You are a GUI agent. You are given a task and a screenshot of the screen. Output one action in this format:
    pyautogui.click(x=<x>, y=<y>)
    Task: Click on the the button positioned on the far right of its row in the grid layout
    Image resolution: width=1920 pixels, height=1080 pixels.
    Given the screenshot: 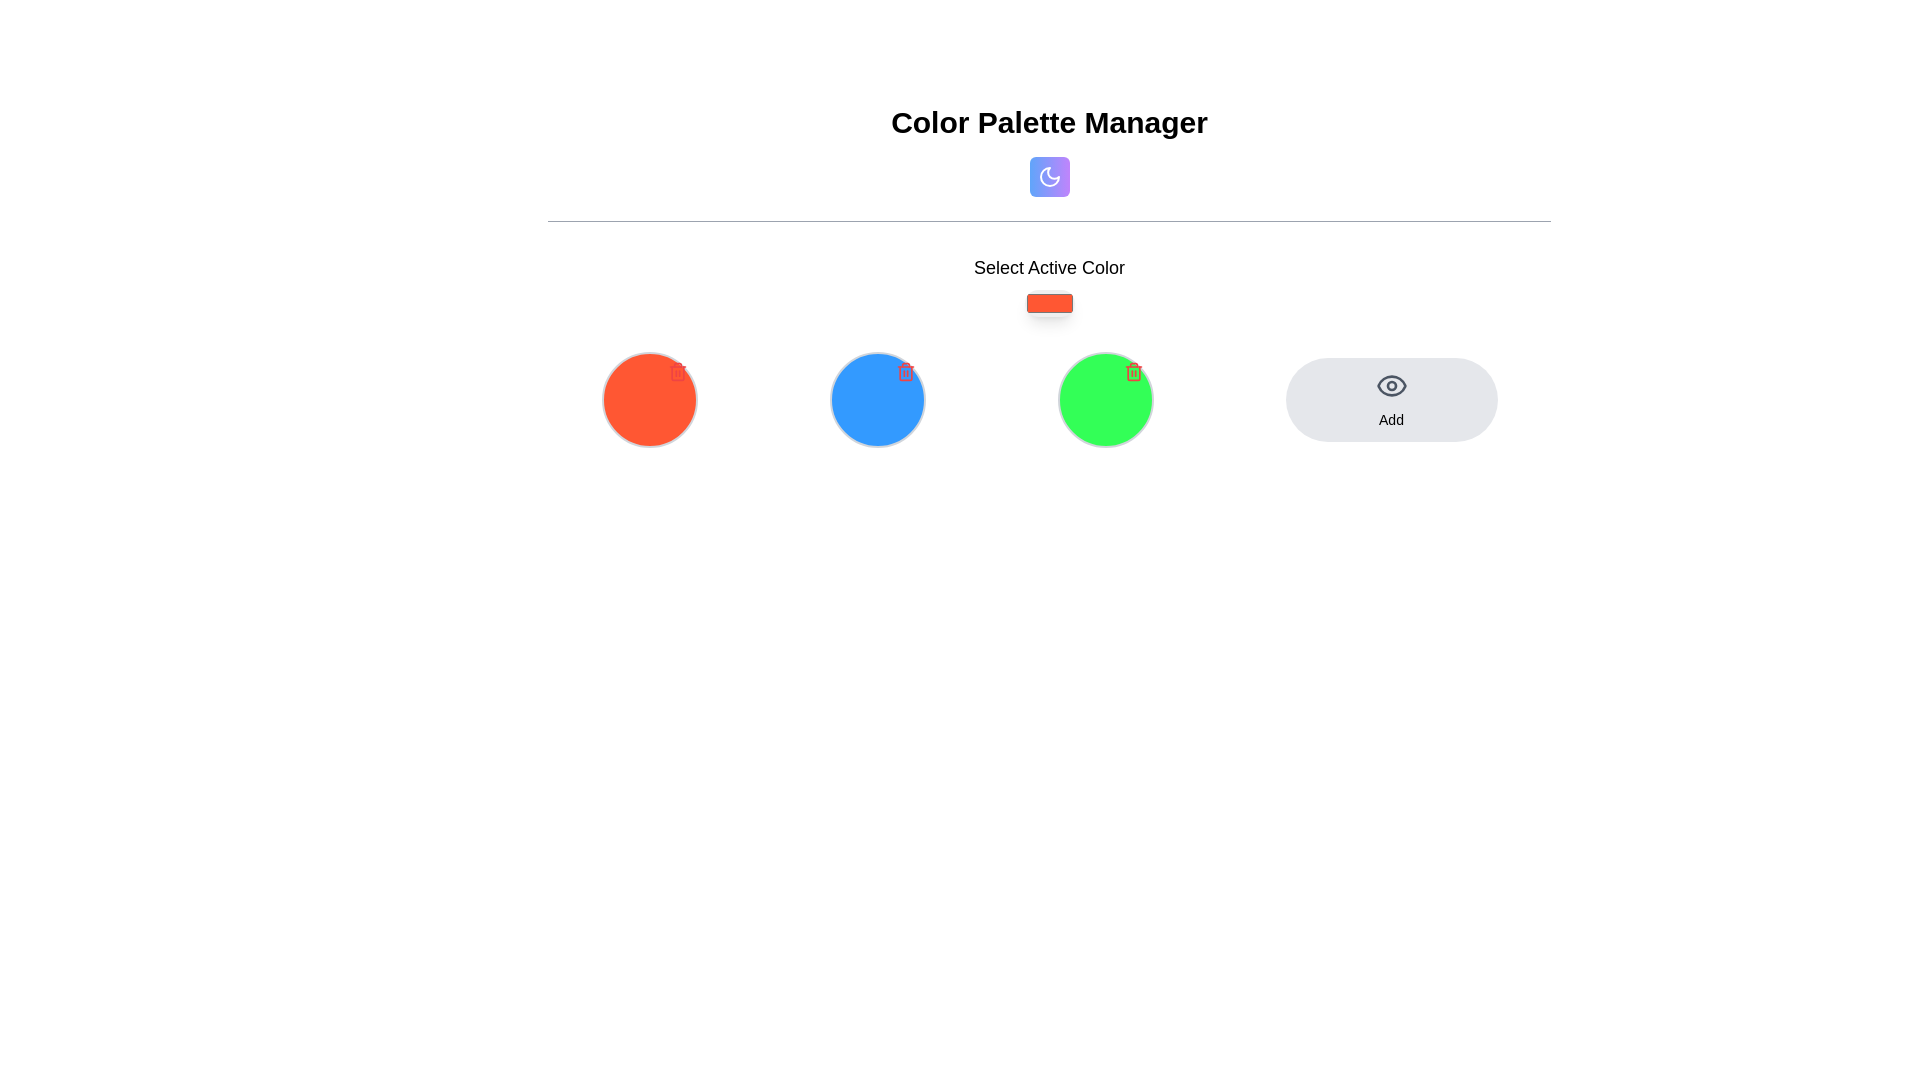 What is the action you would take?
    pyautogui.click(x=1390, y=400)
    